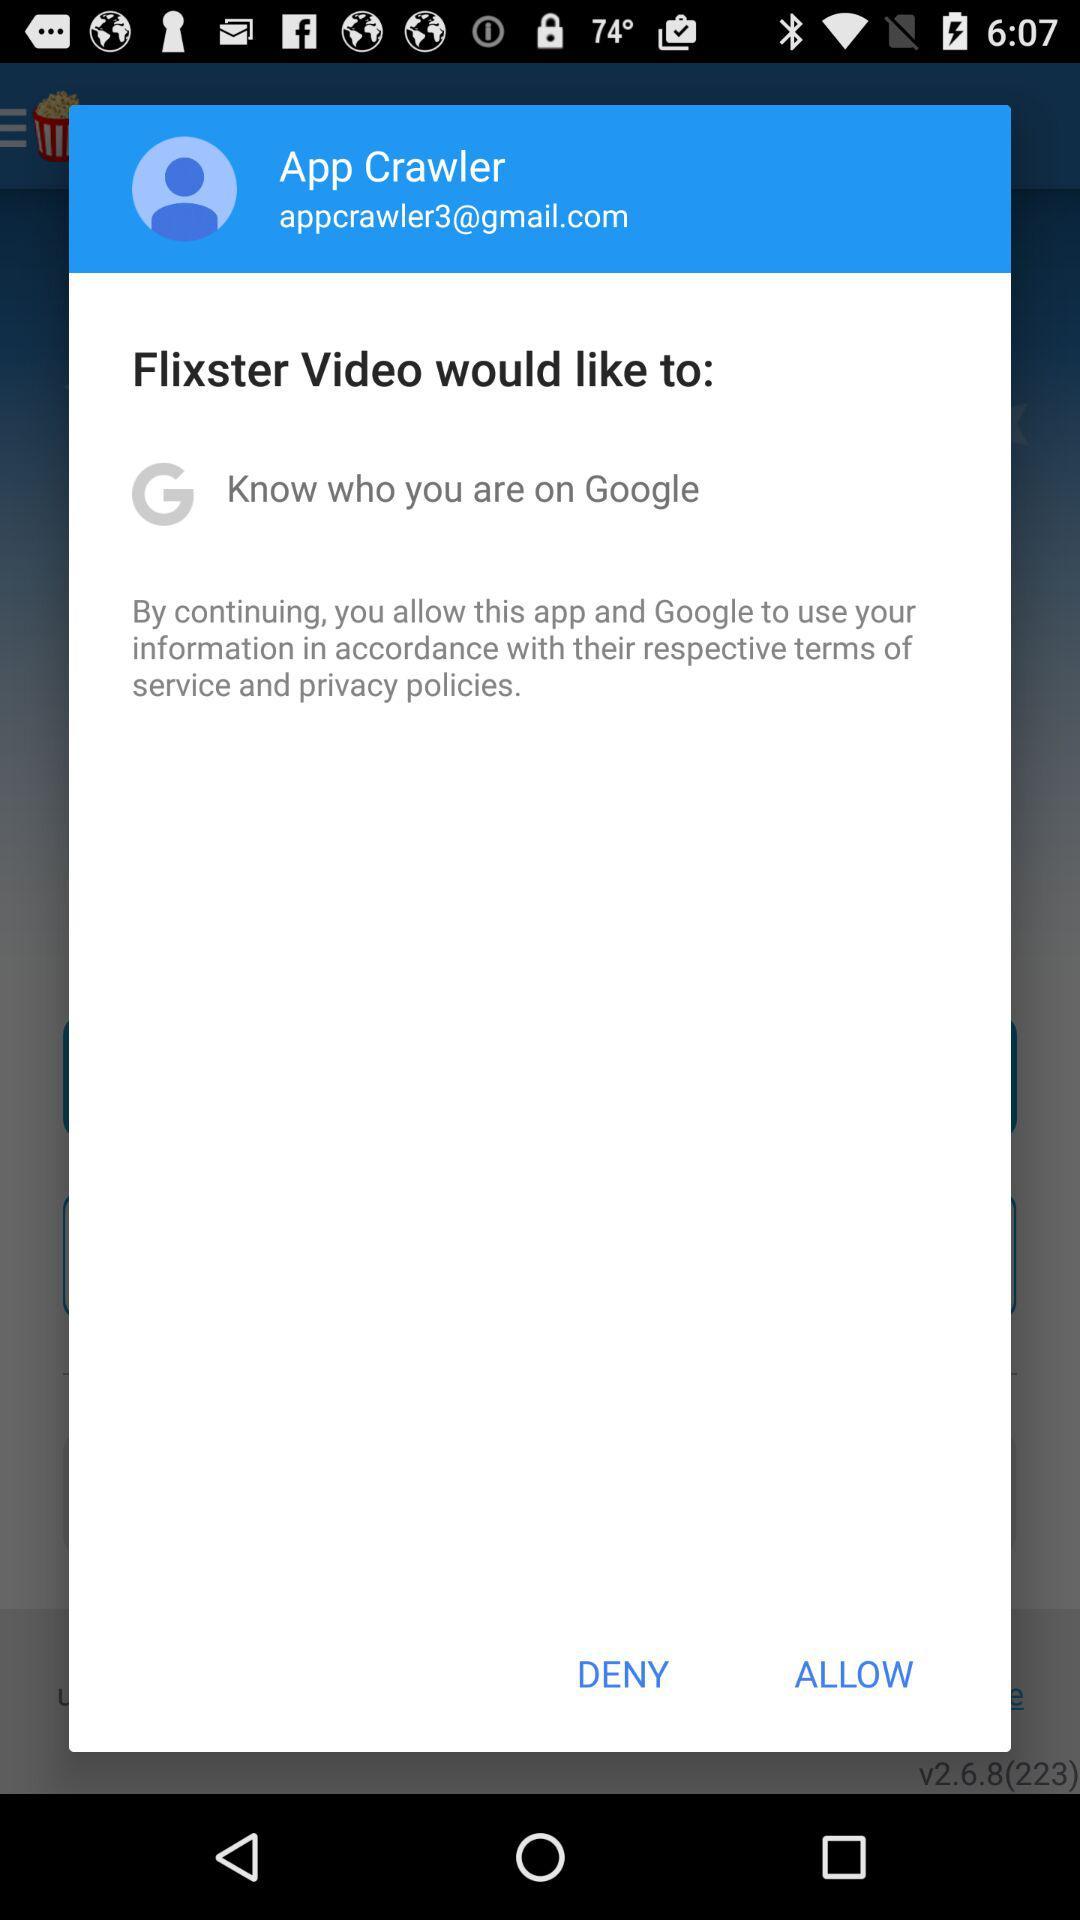  I want to click on the deny button, so click(621, 1673).